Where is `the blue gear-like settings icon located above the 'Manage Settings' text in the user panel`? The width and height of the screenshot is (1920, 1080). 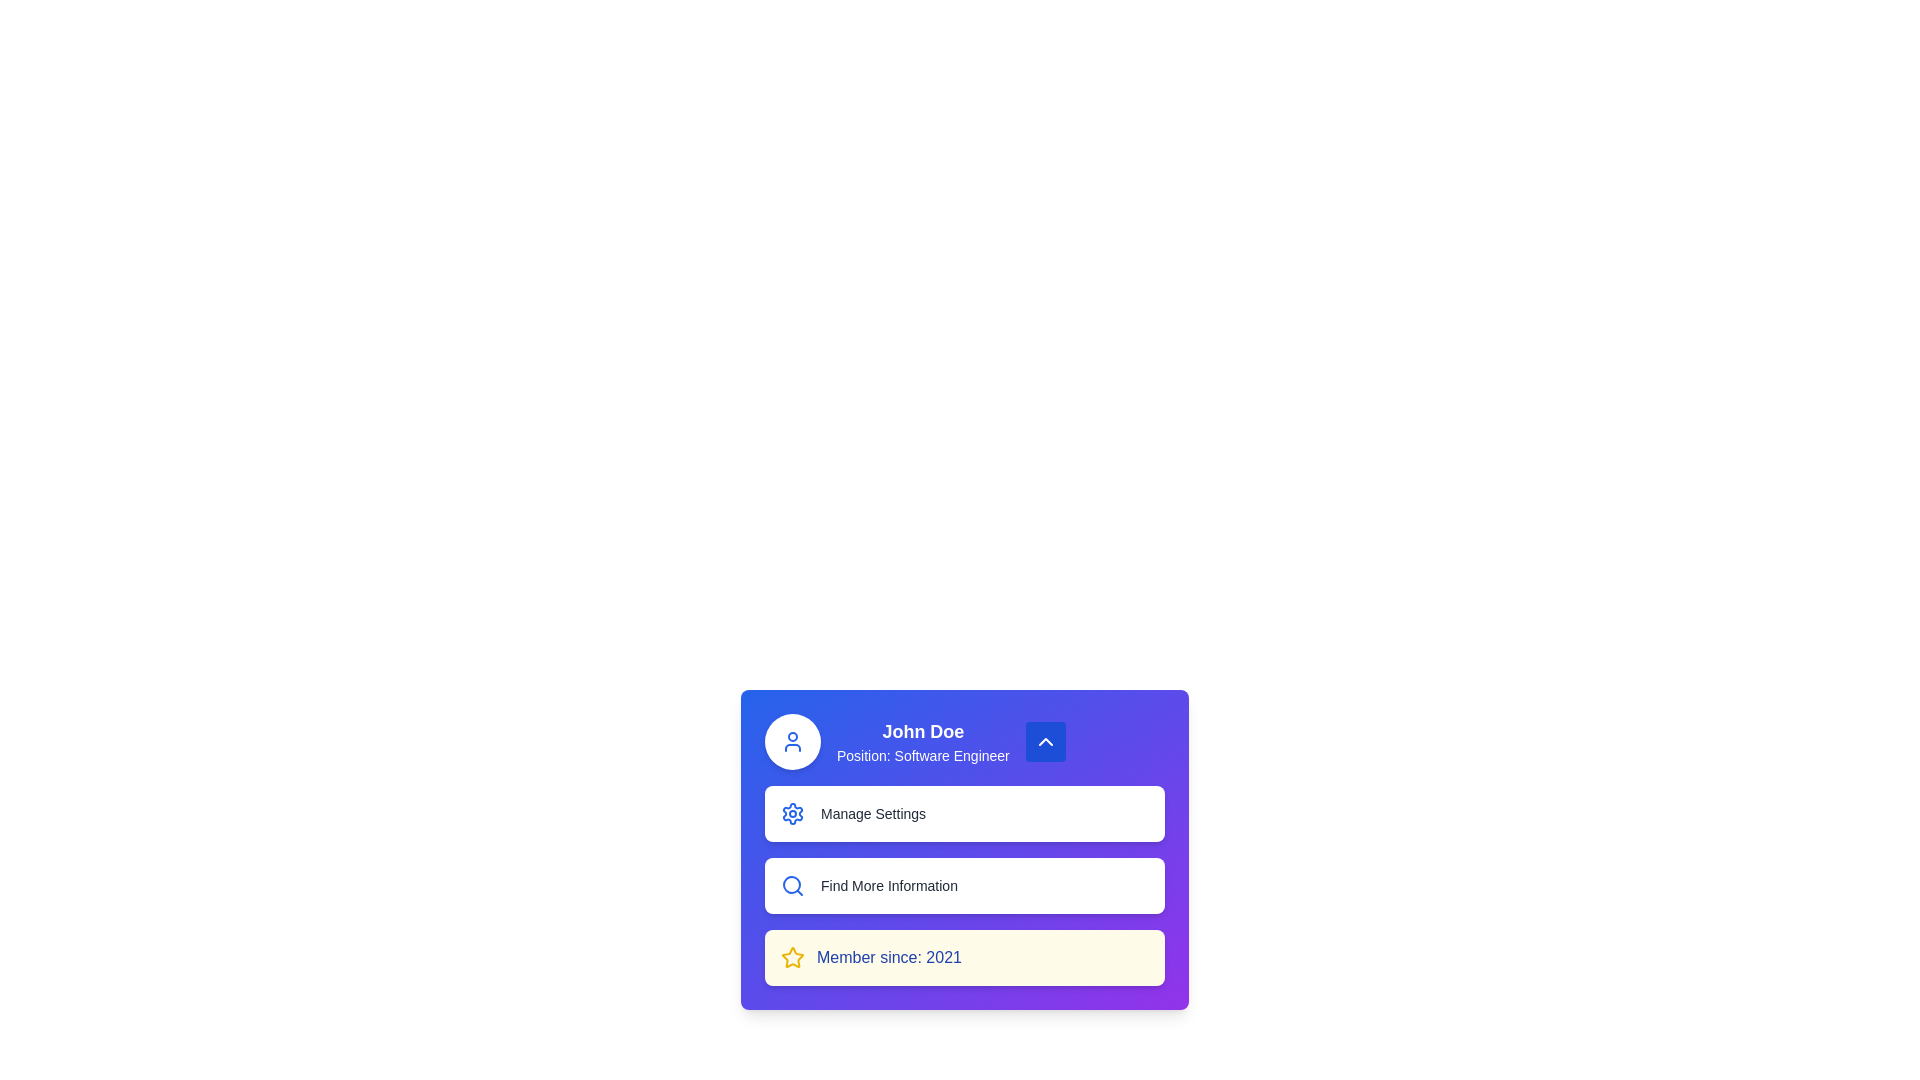
the blue gear-like settings icon located above the 'Manage Settings' text in the user panel is located at coordinates (791, 813).